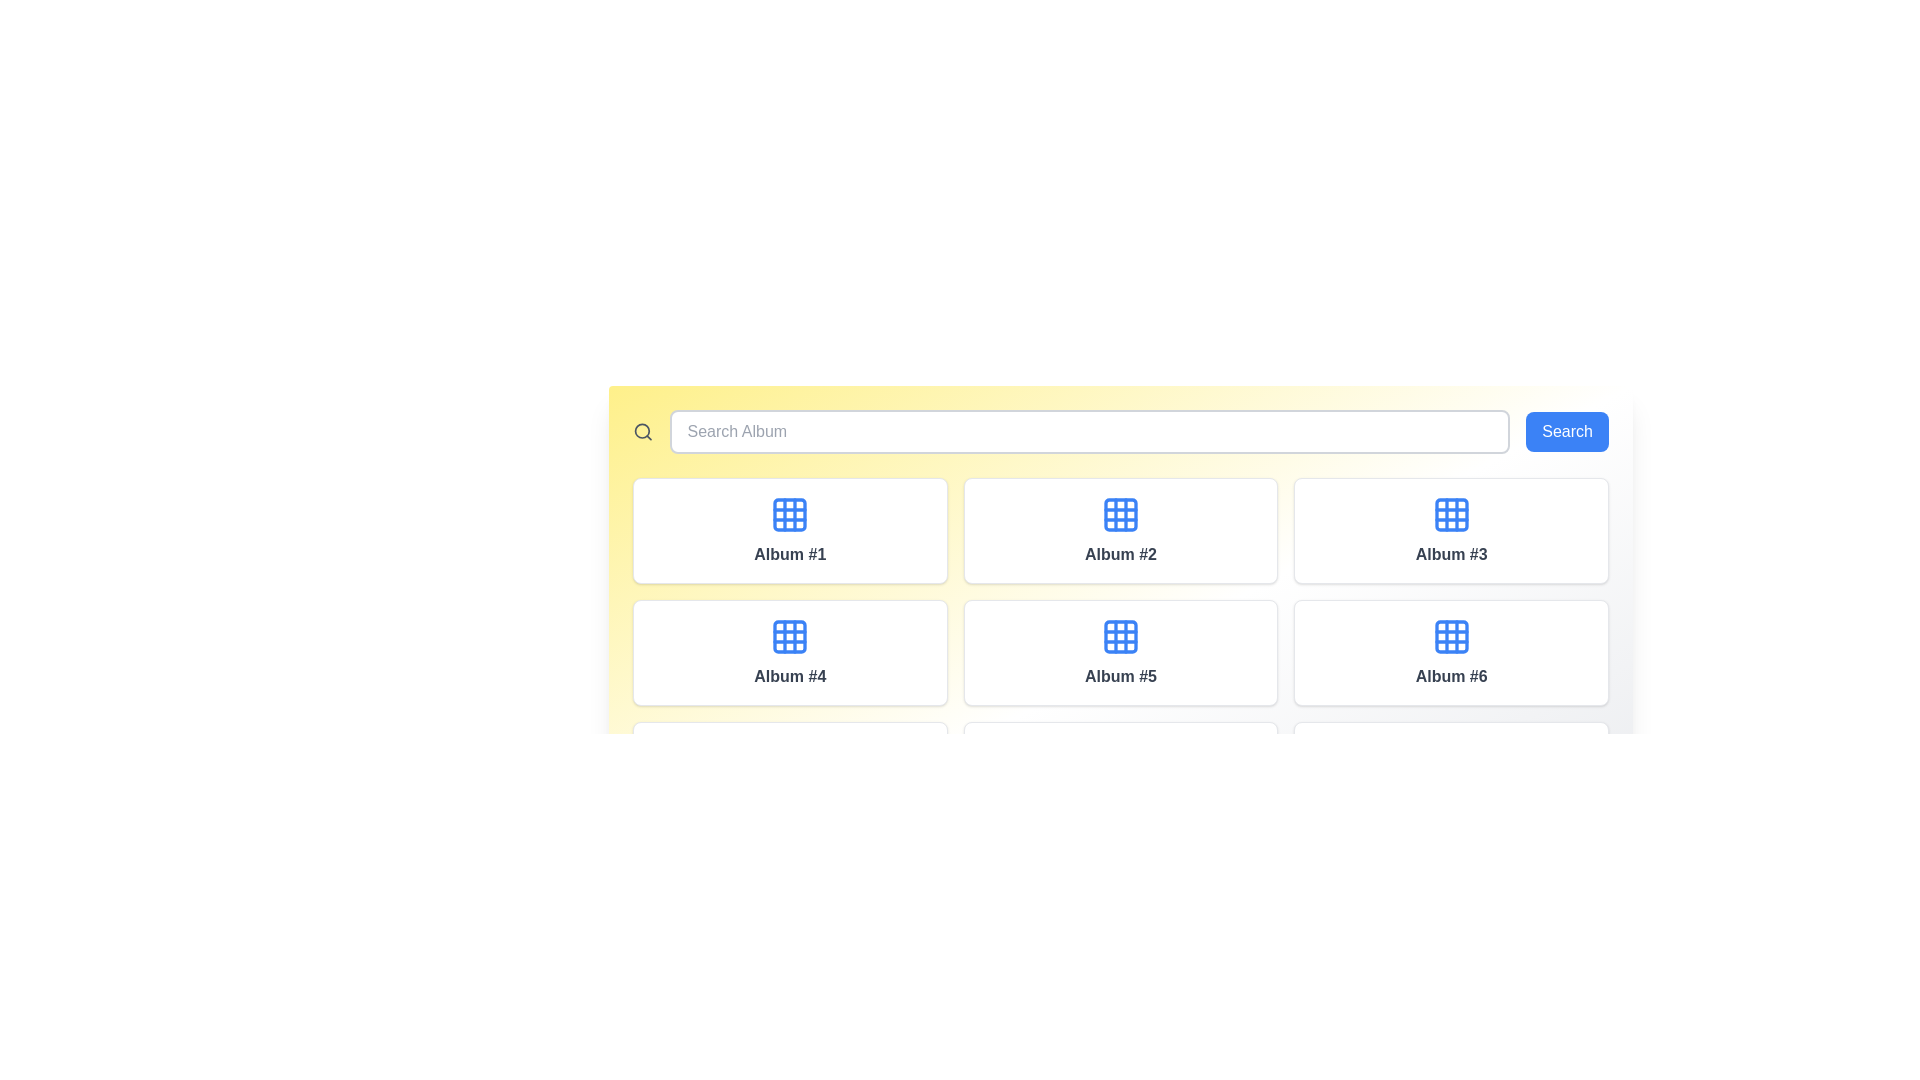 The width and height of the screenshot is (1920, 1080). I want to click on small square with rounded corners located in the middle cell of the blue outlined grid icon, which is the fourth item in the album list, so click(789, 636).